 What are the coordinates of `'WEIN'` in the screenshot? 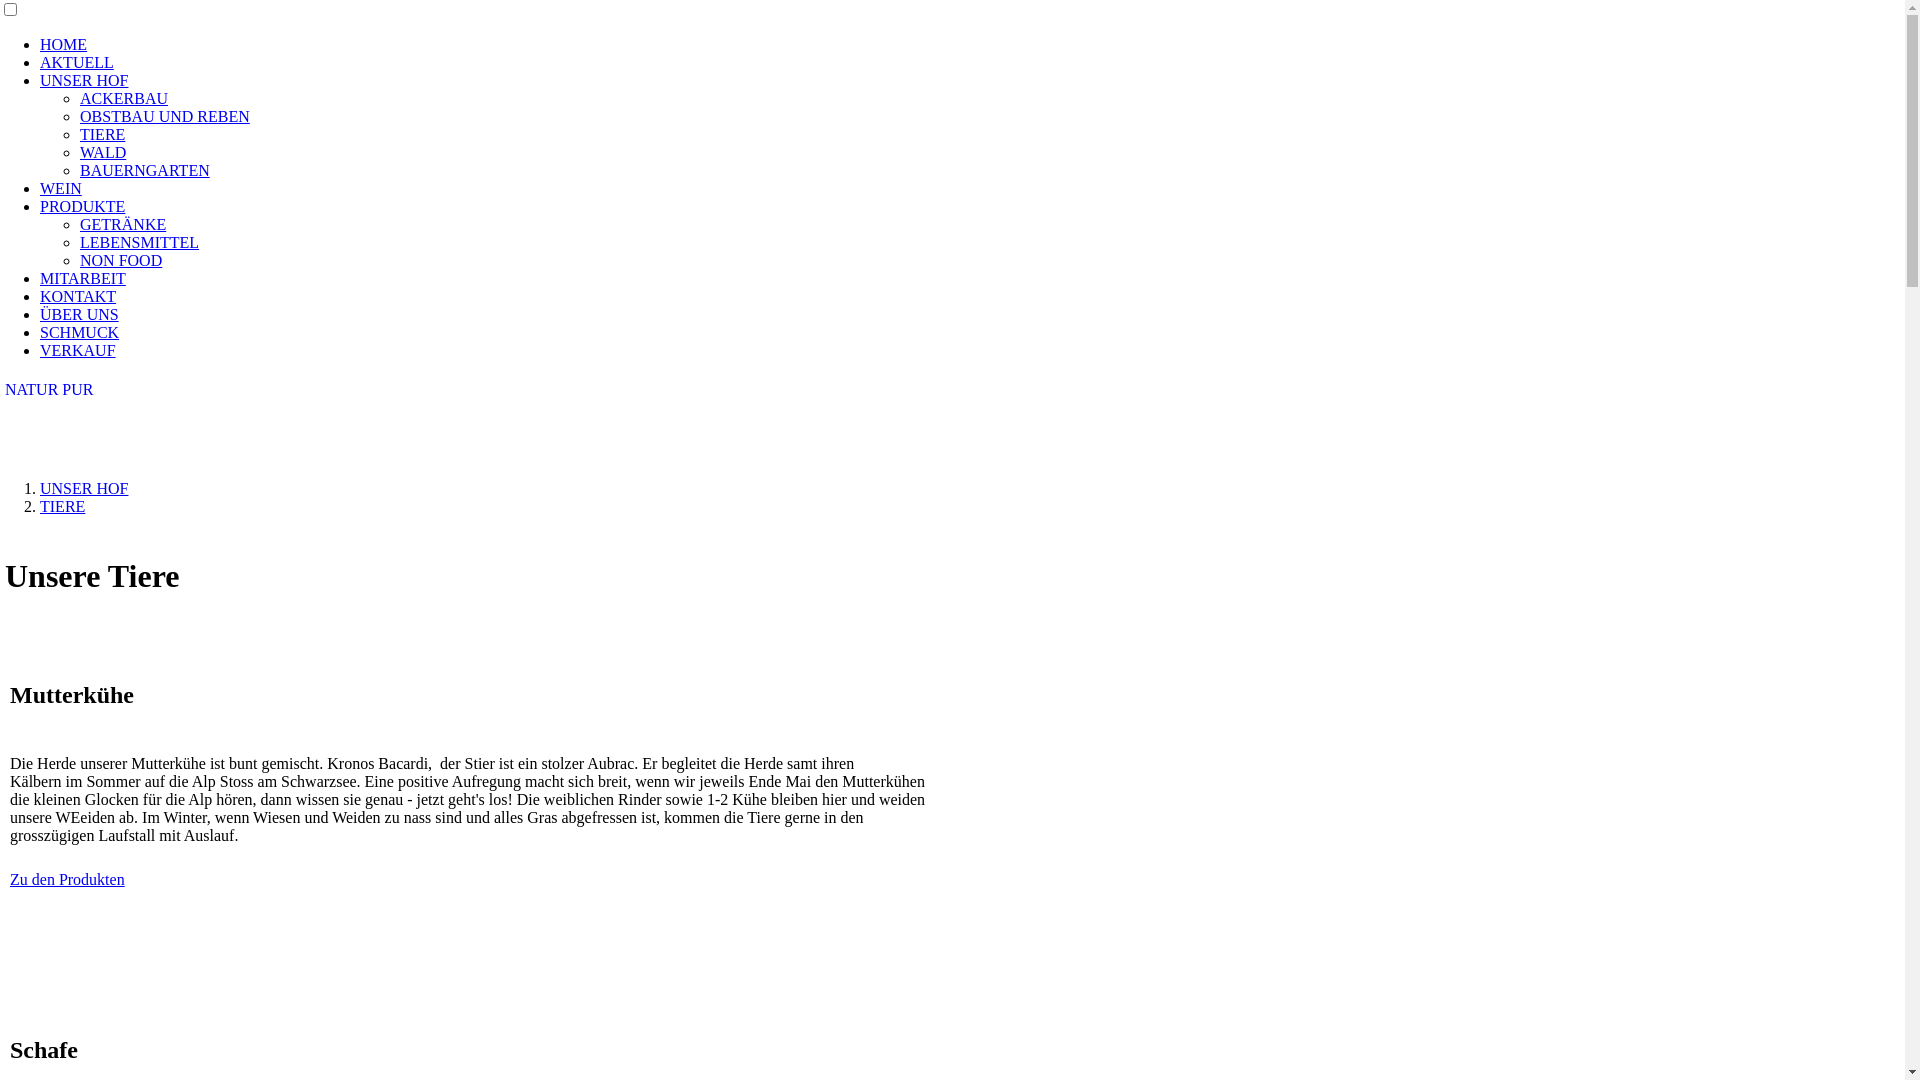 It's located at (39, 188).